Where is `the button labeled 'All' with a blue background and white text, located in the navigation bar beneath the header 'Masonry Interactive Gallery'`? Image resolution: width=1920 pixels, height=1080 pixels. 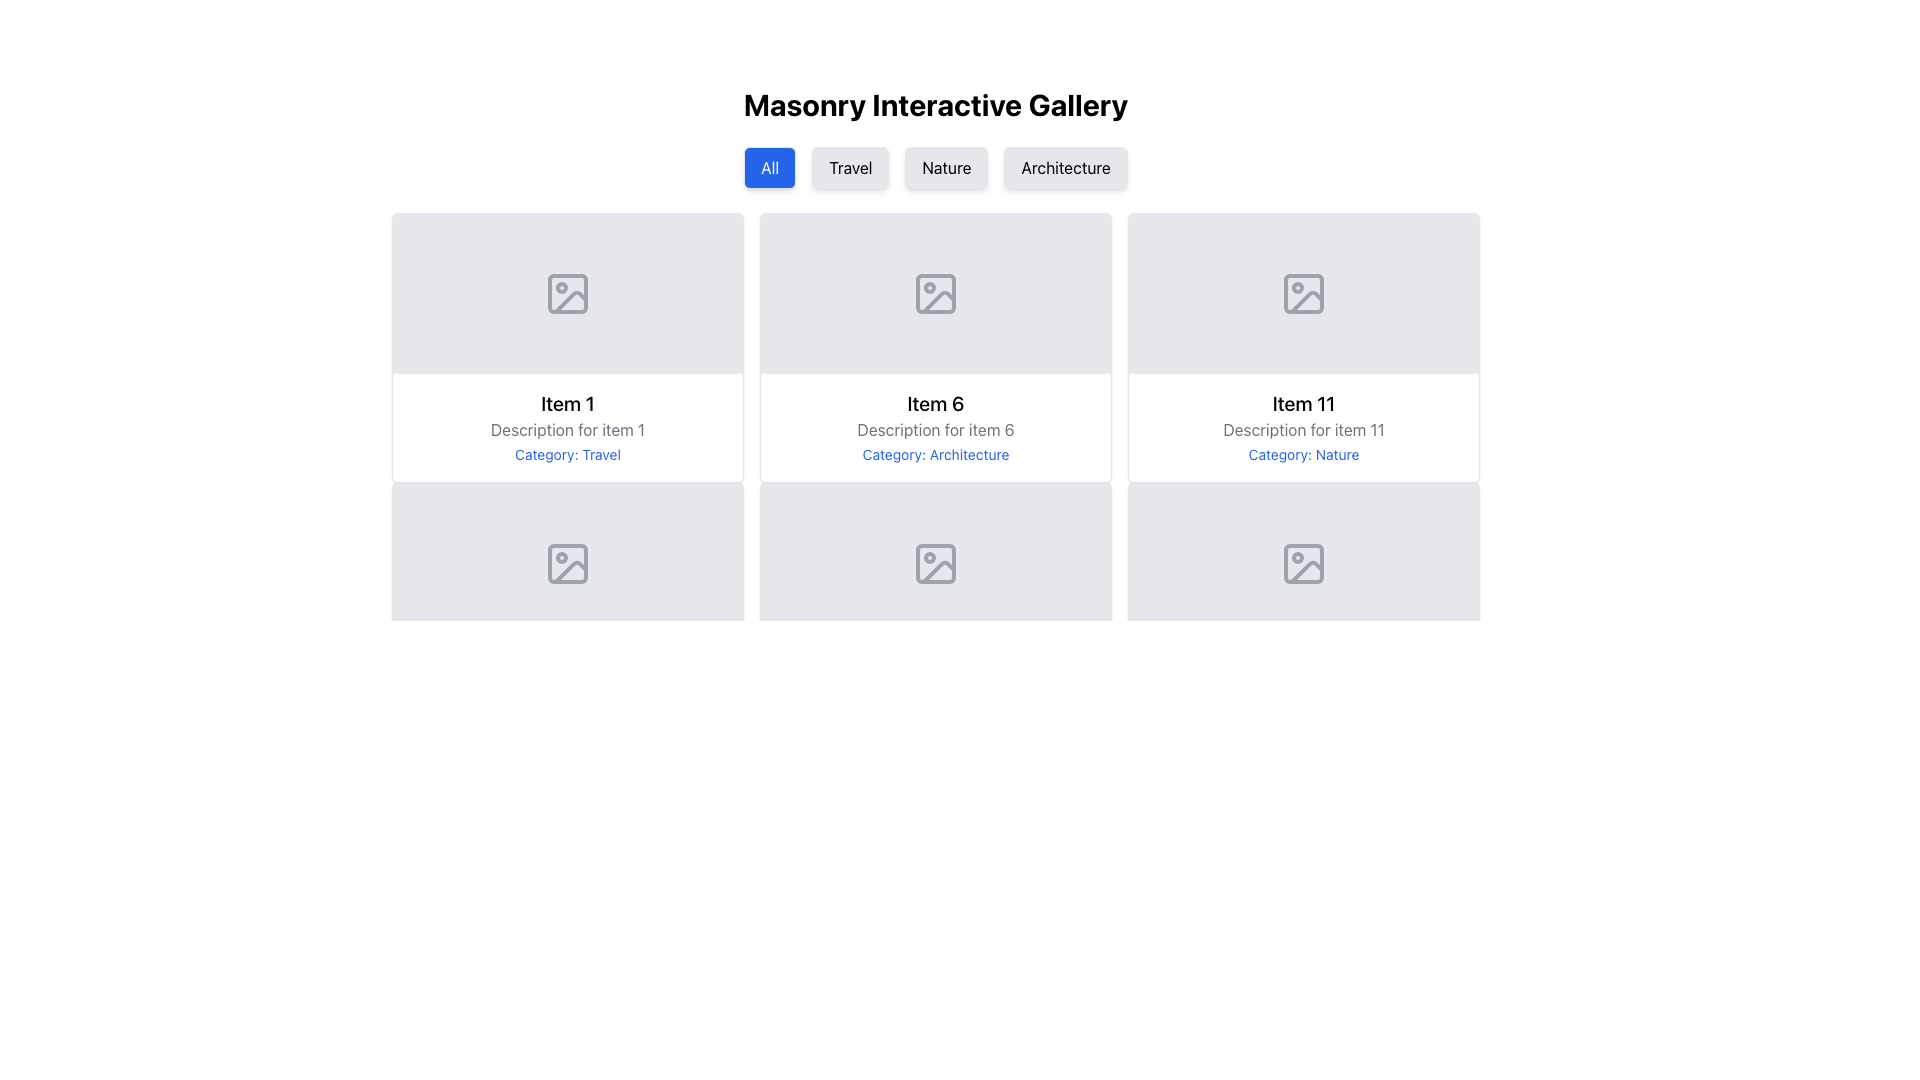
the button labeled 'All' with a blue background and white text, located in the navigation bar beneath the header 'Masonry Interactive Gallery' is located at coordinates (769, 167).